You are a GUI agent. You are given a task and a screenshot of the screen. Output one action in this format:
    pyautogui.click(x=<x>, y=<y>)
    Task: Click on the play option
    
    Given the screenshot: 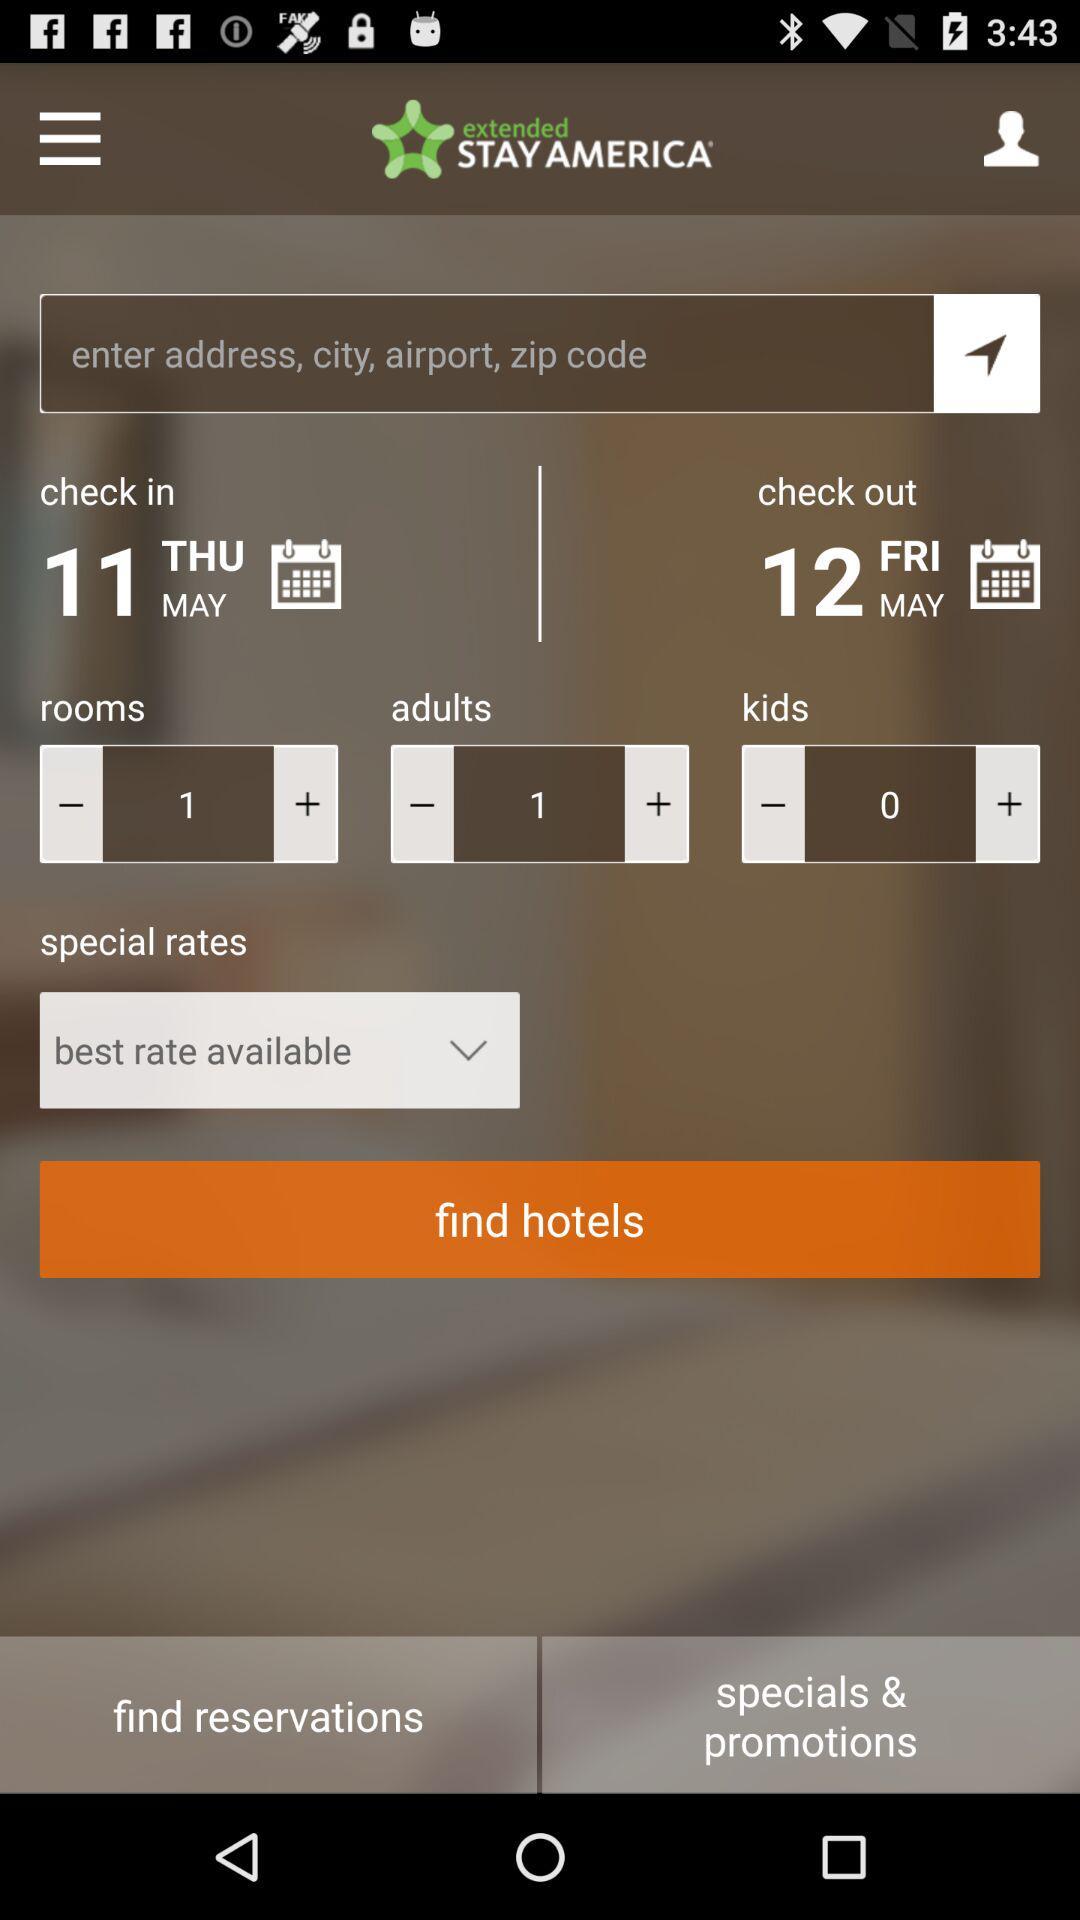 What is the action you would take?
    pyautogui.click(x=305, y=803)
    